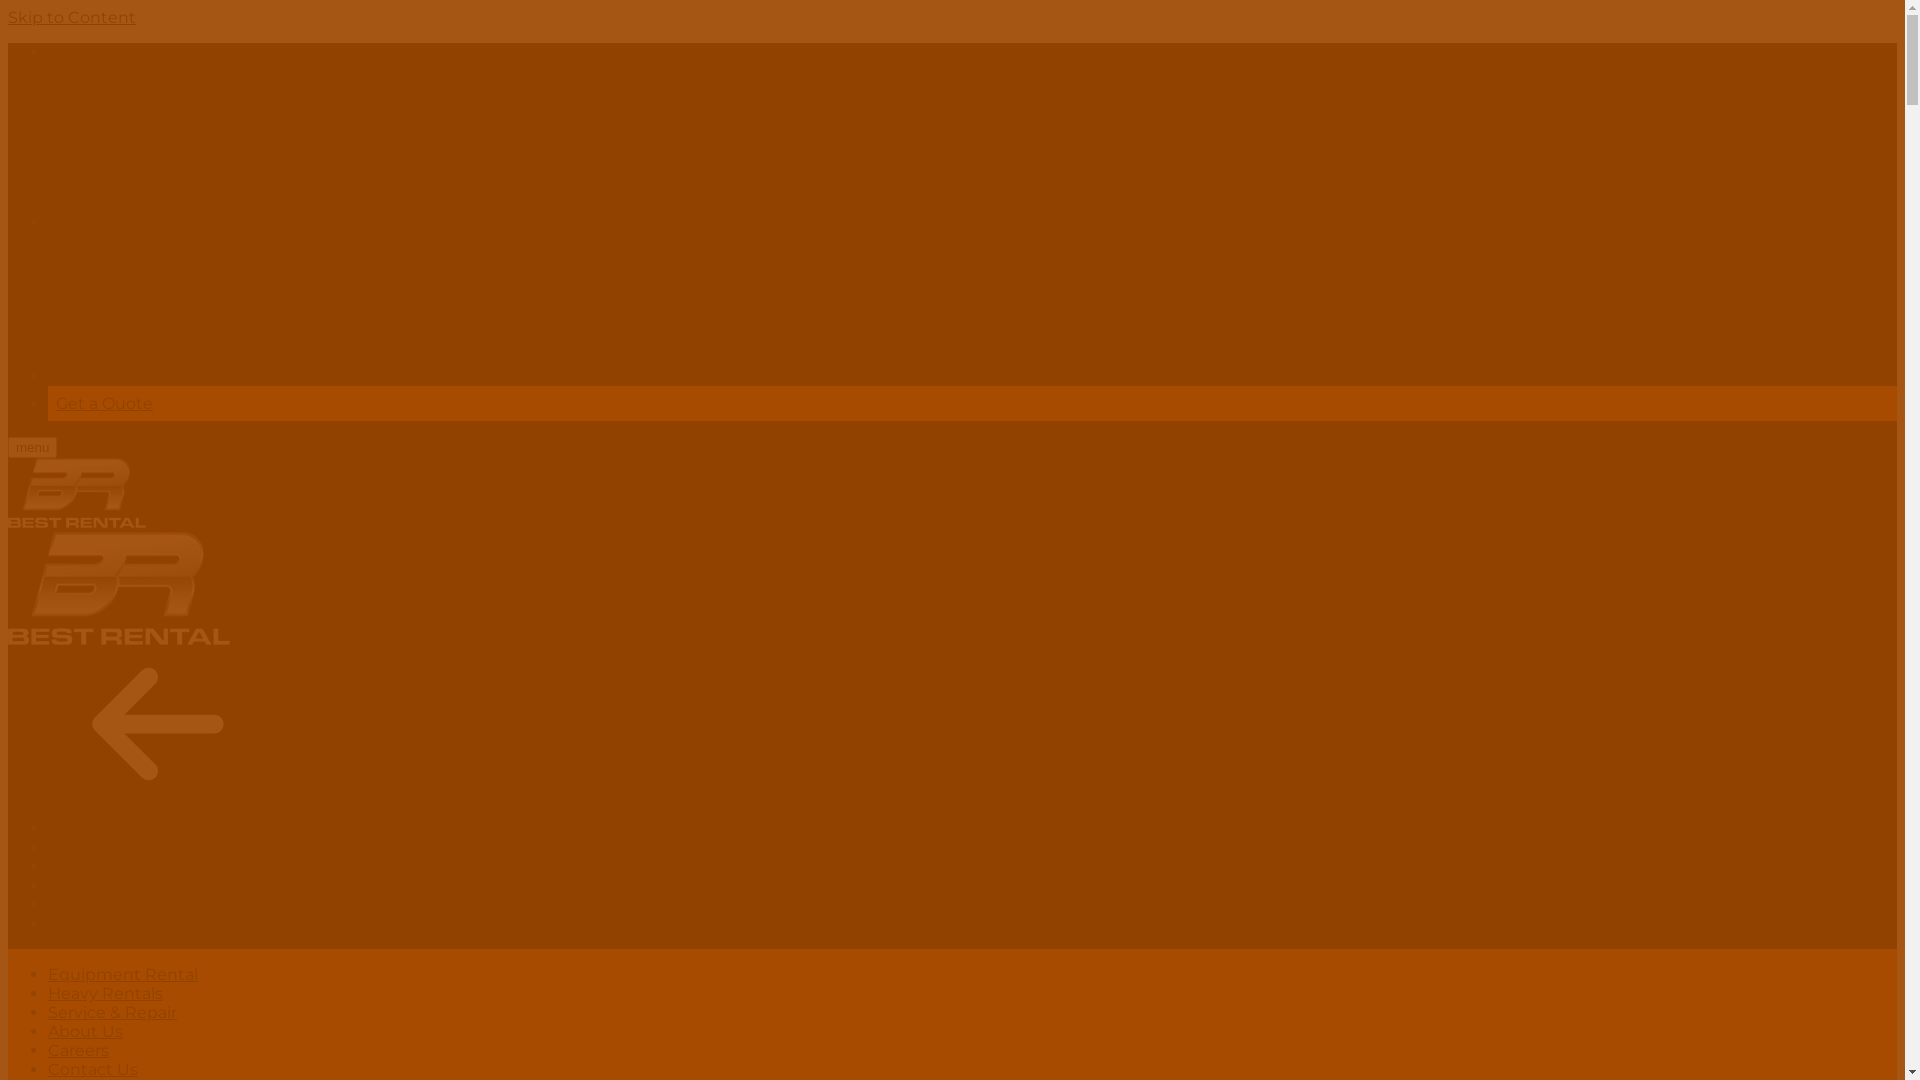  What do you see at coordinates (111, 865) in the screenshot?
I see `'Service & Repair'` at bounding box center [111, 865].